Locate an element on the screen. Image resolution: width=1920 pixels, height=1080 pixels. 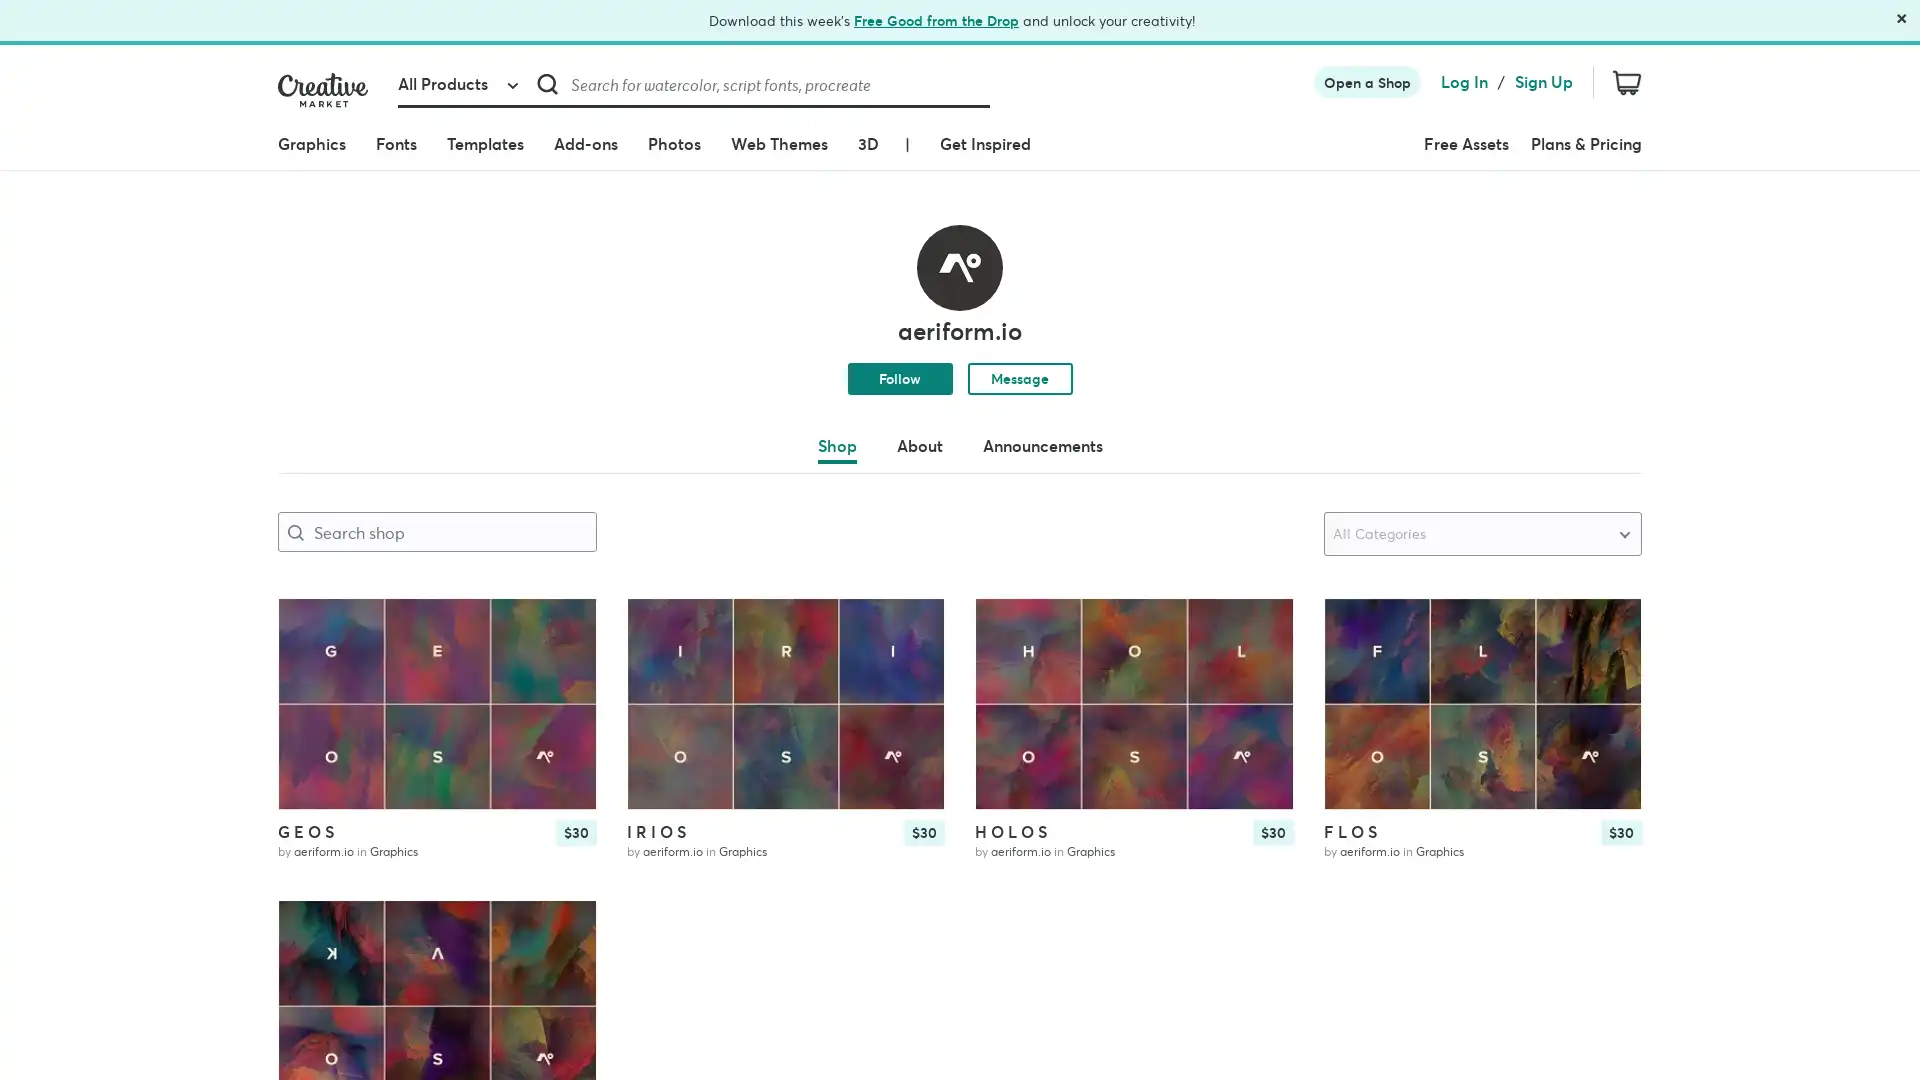
Plans & Pricing is located at coordinates (1585, 142).